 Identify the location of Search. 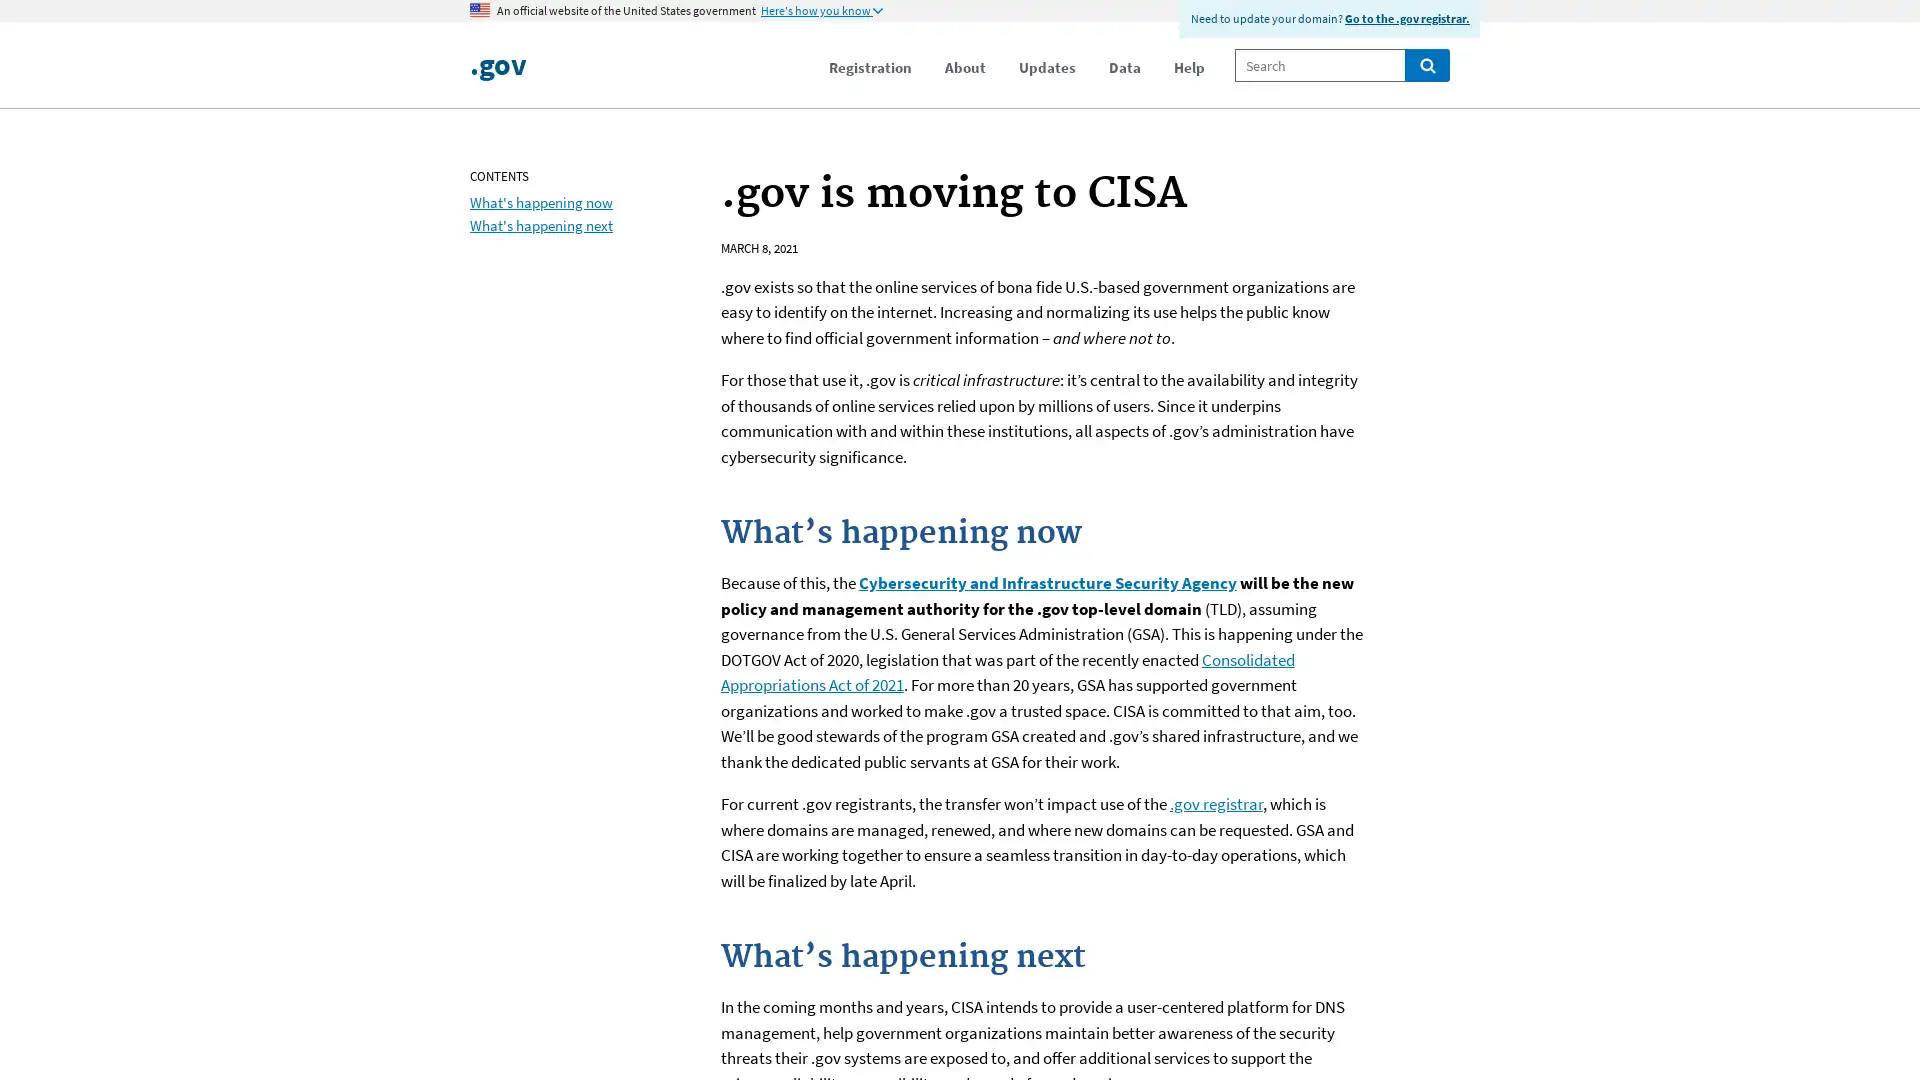
(1426, 64).